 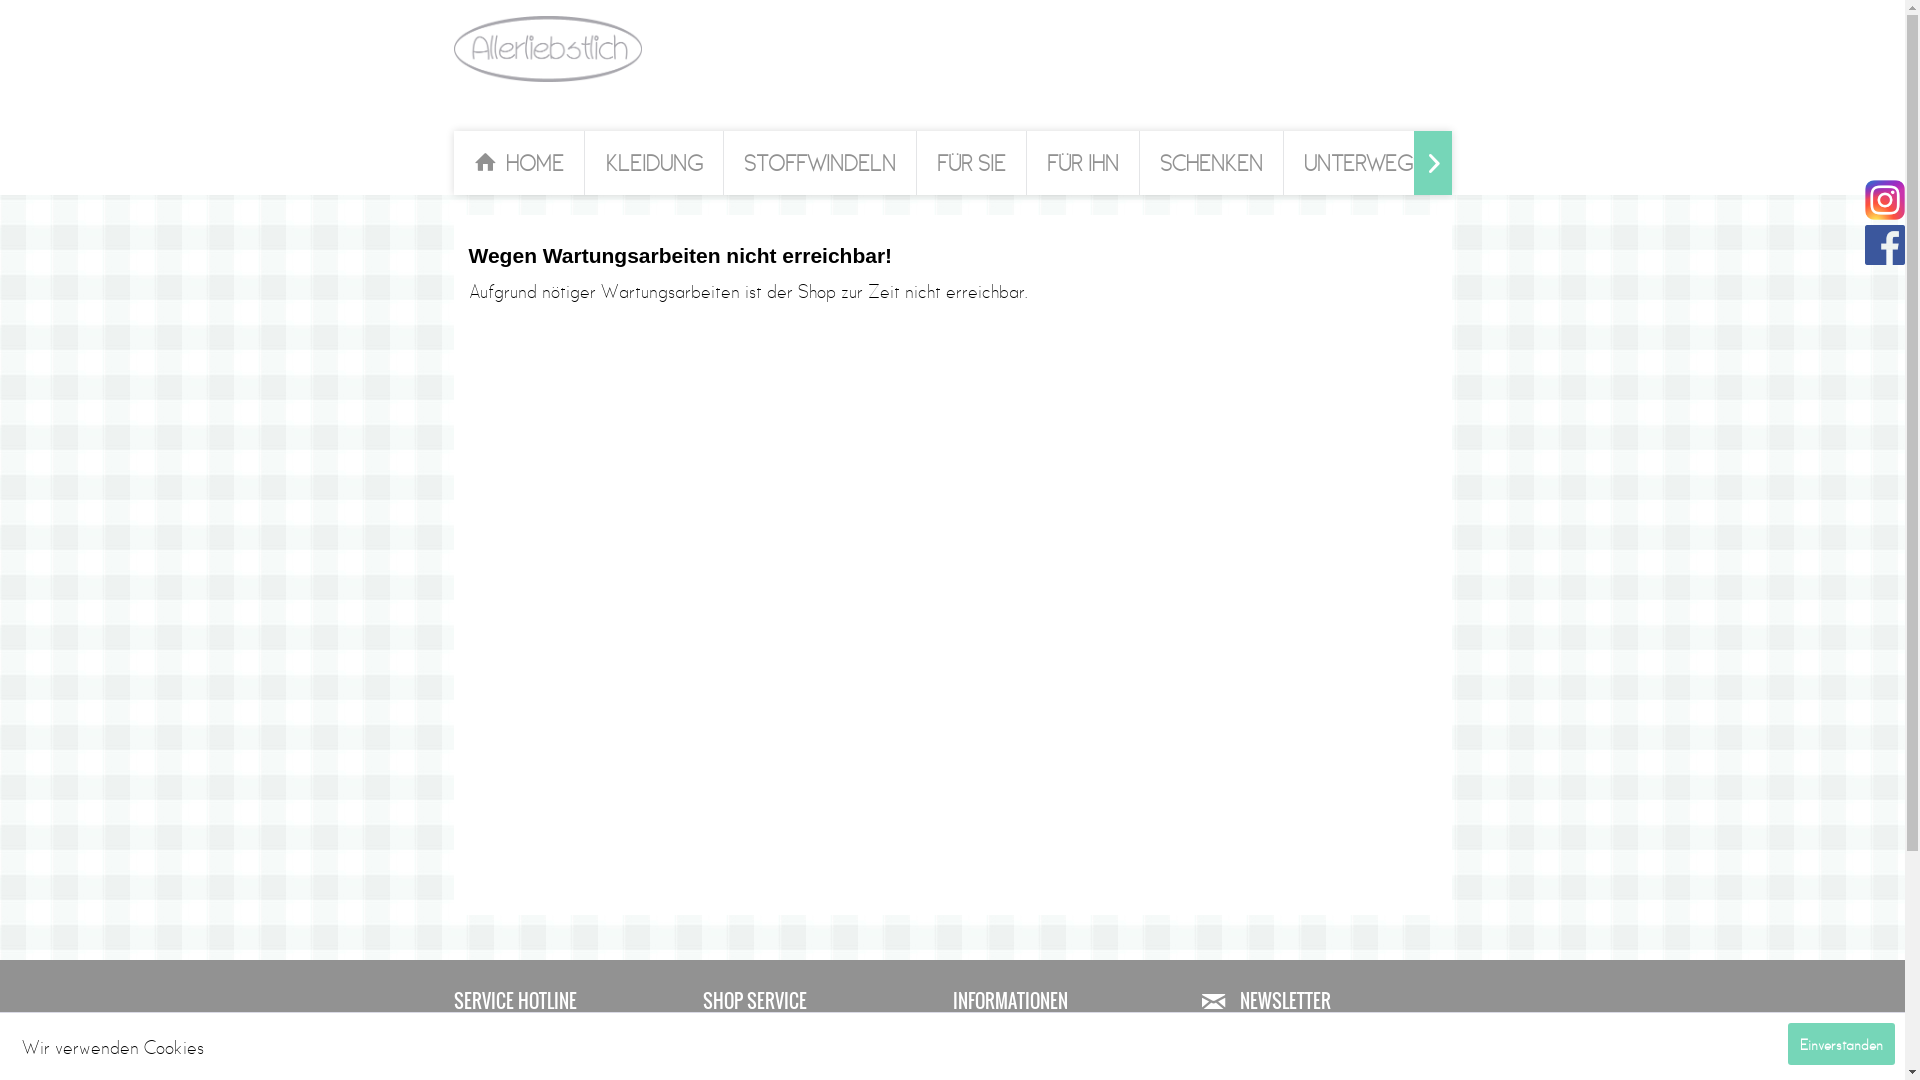 What do you see at coordinates (1840, 1043) in the screenshot?
I see `'Einverstanden'` at bounding box center [1840, 1043].